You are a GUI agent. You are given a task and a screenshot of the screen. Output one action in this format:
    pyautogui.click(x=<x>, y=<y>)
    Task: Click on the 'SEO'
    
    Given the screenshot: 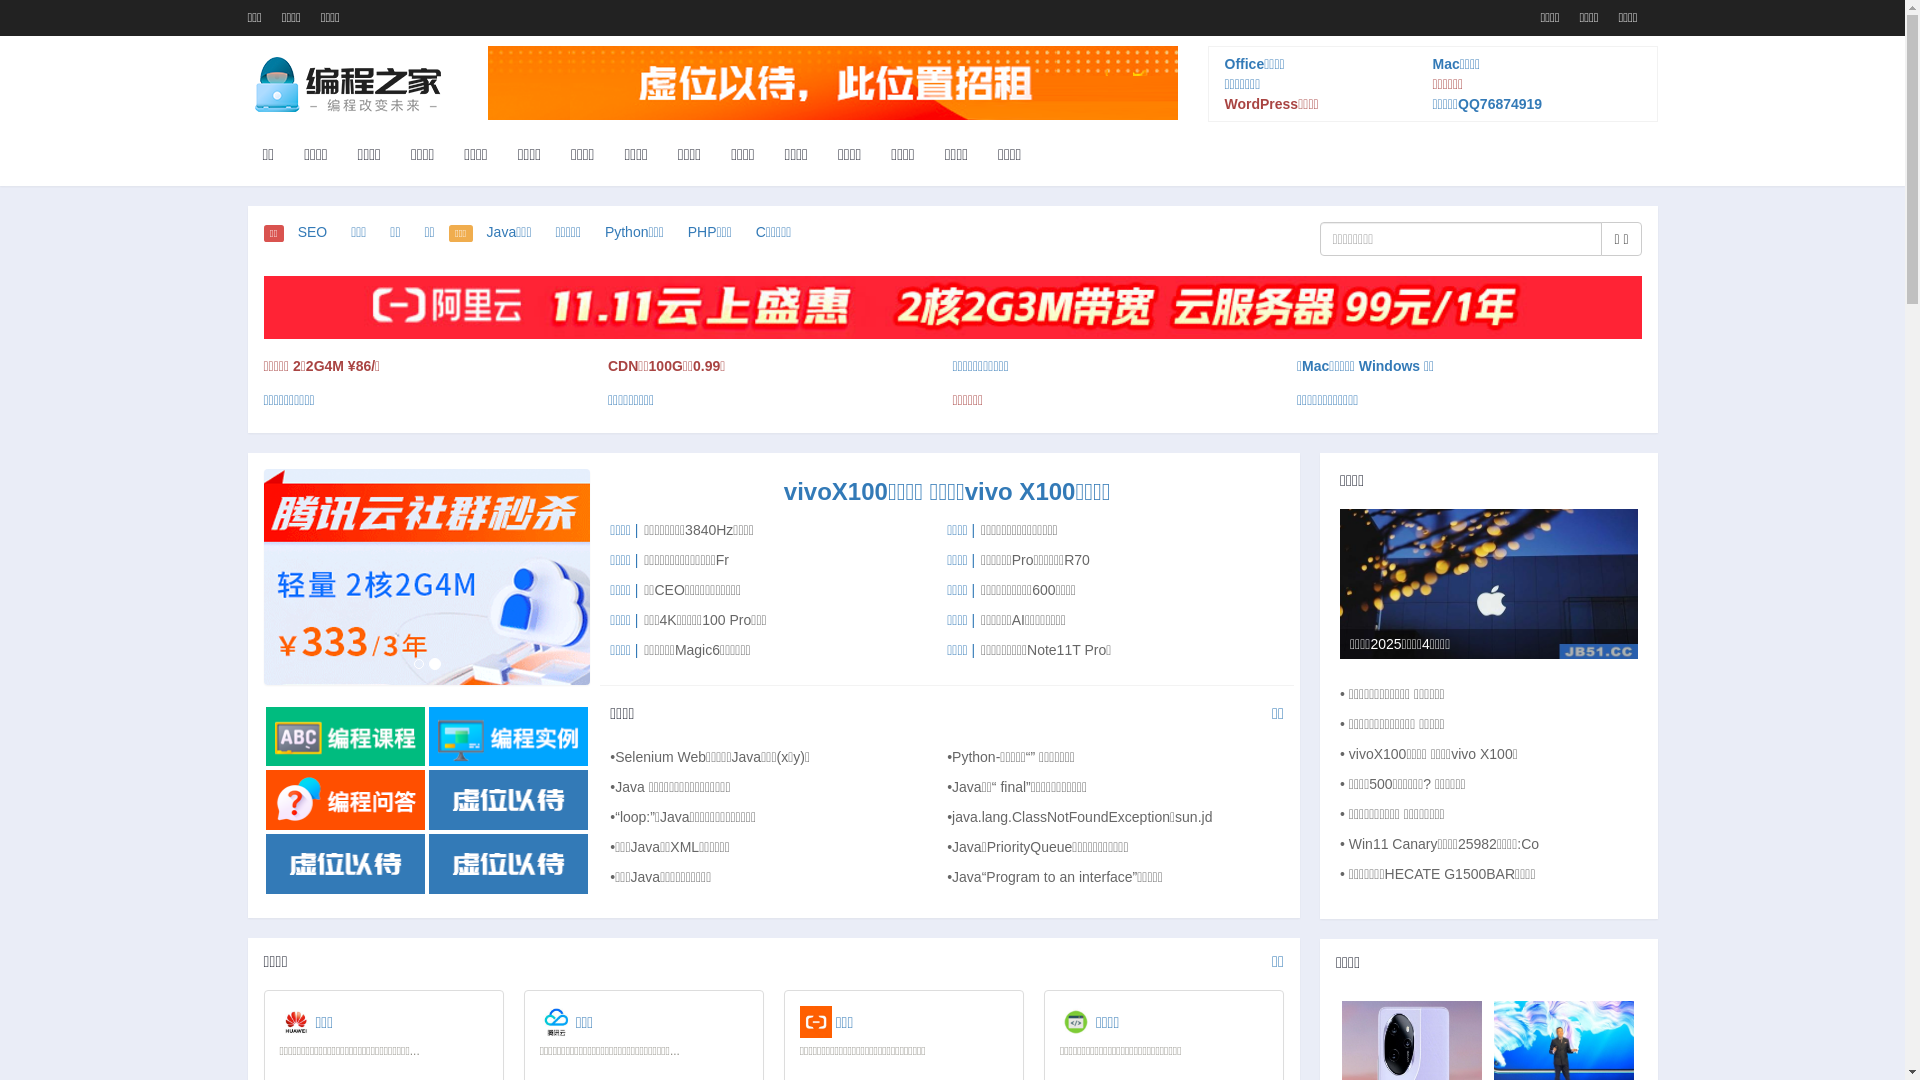 What is the action you would take?
    pyautogui.click(x=311, y=230)
    